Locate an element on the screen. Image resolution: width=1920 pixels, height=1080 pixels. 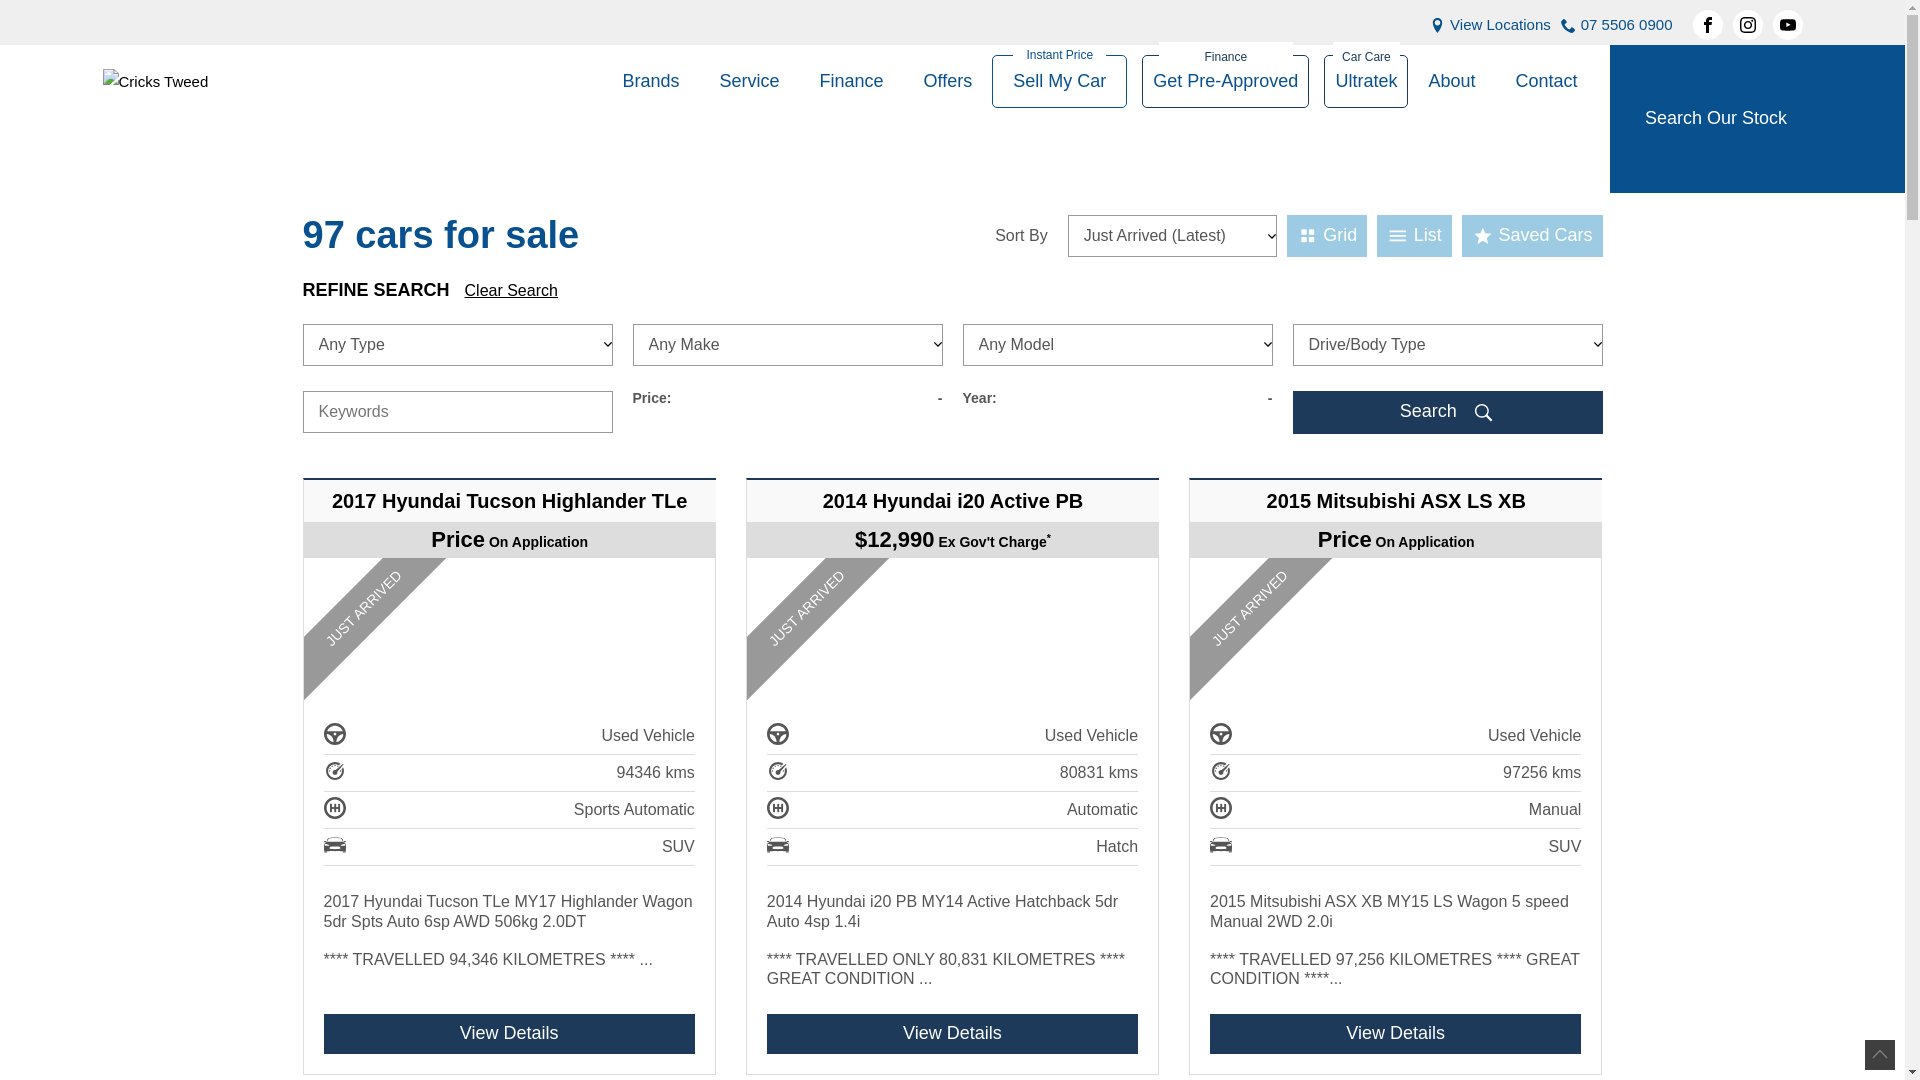
'Grid' is located at coordinates (1286, 234).